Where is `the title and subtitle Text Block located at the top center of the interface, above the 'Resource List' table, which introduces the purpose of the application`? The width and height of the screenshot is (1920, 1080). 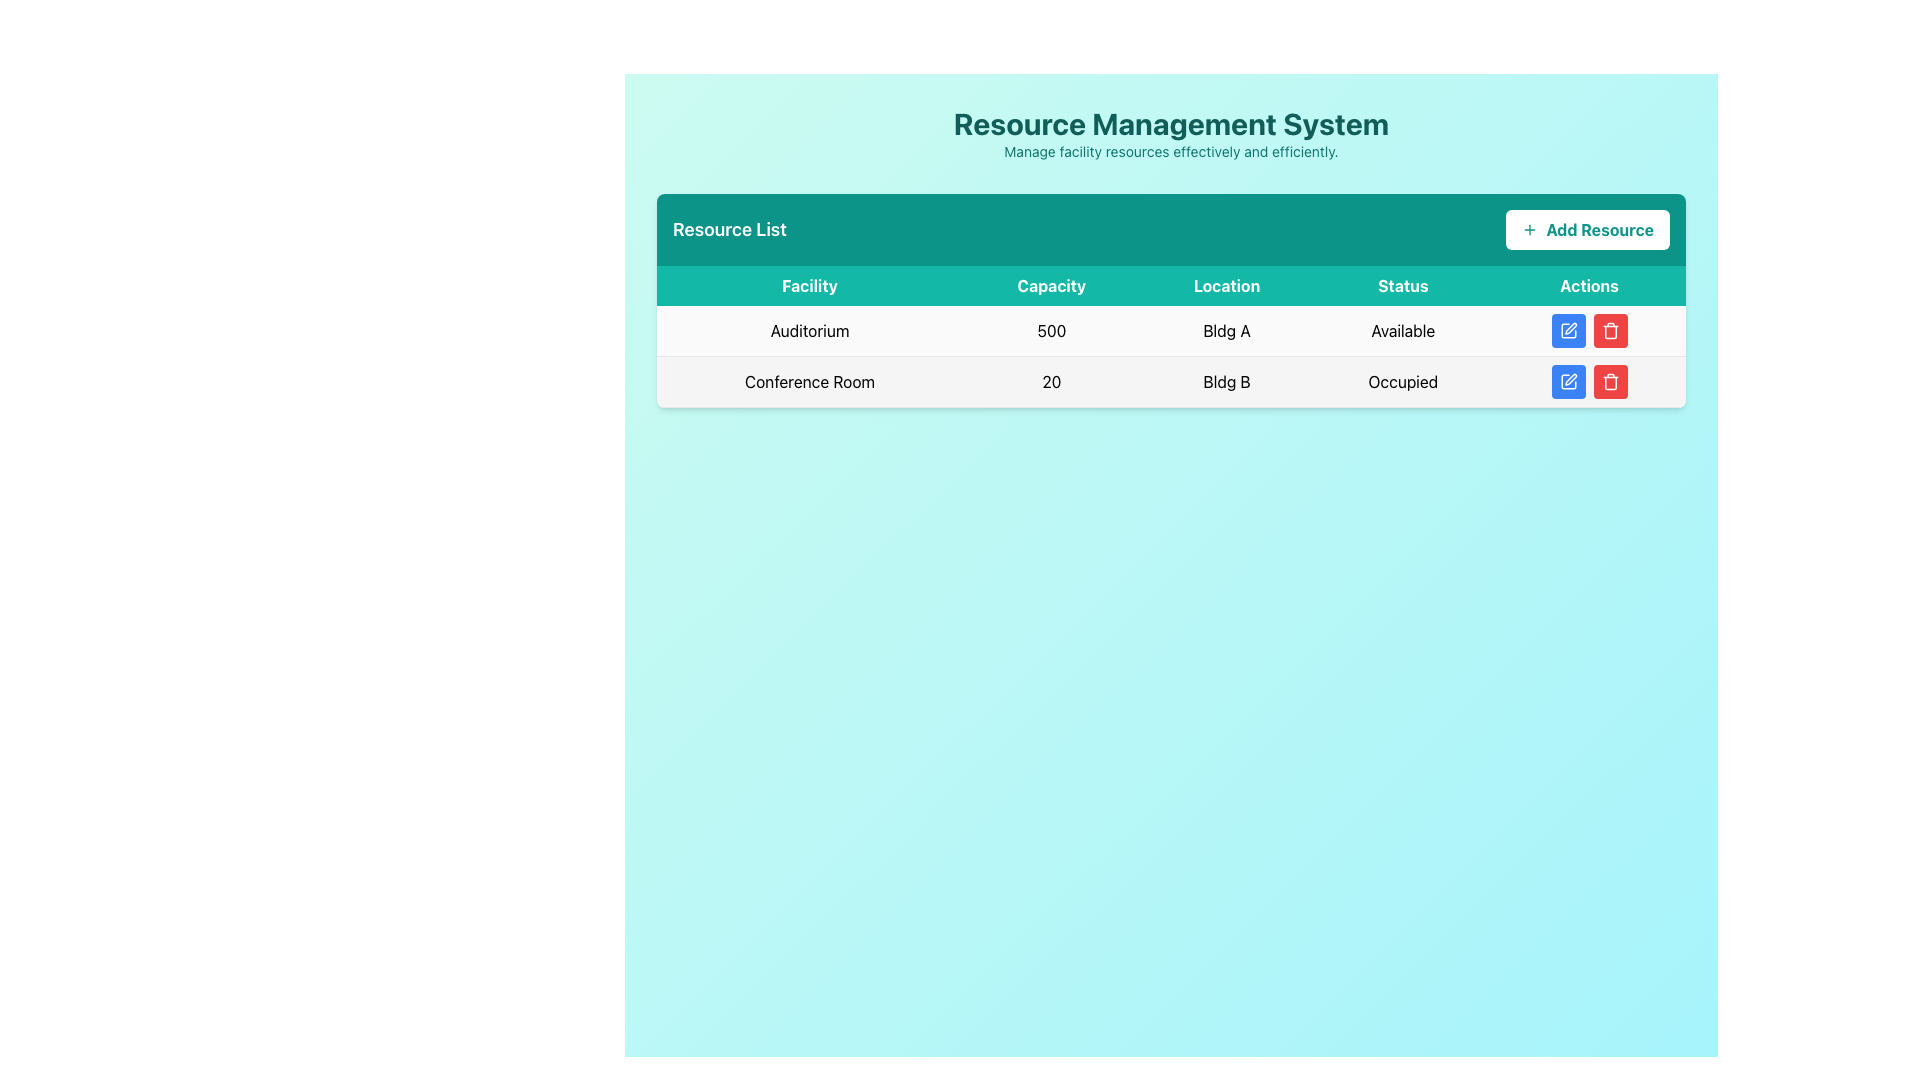
the title and subtitle Text Block located at the top center of the interface, above the 'Resource List' table, which introduces the purpose of the application is located at coordinates (1171, 134).